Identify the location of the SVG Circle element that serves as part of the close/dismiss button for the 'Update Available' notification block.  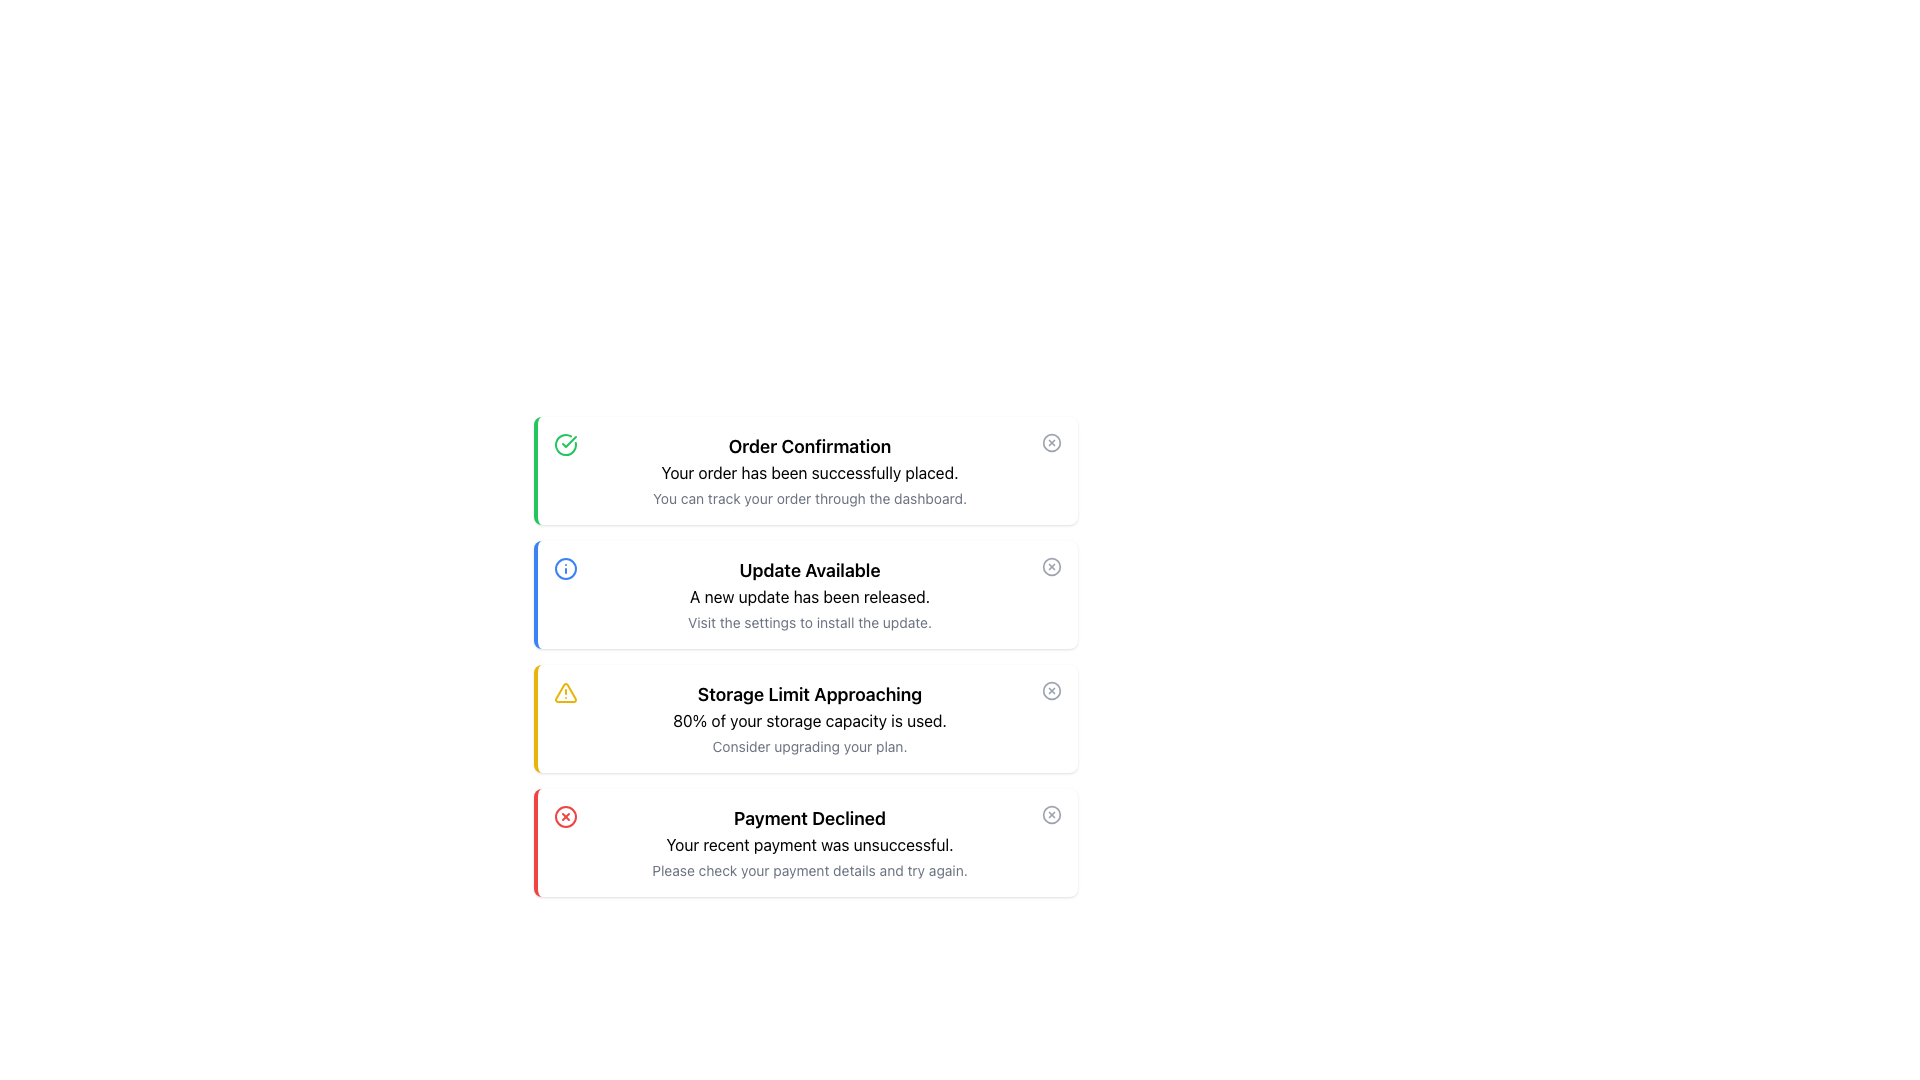
(1050, 567).